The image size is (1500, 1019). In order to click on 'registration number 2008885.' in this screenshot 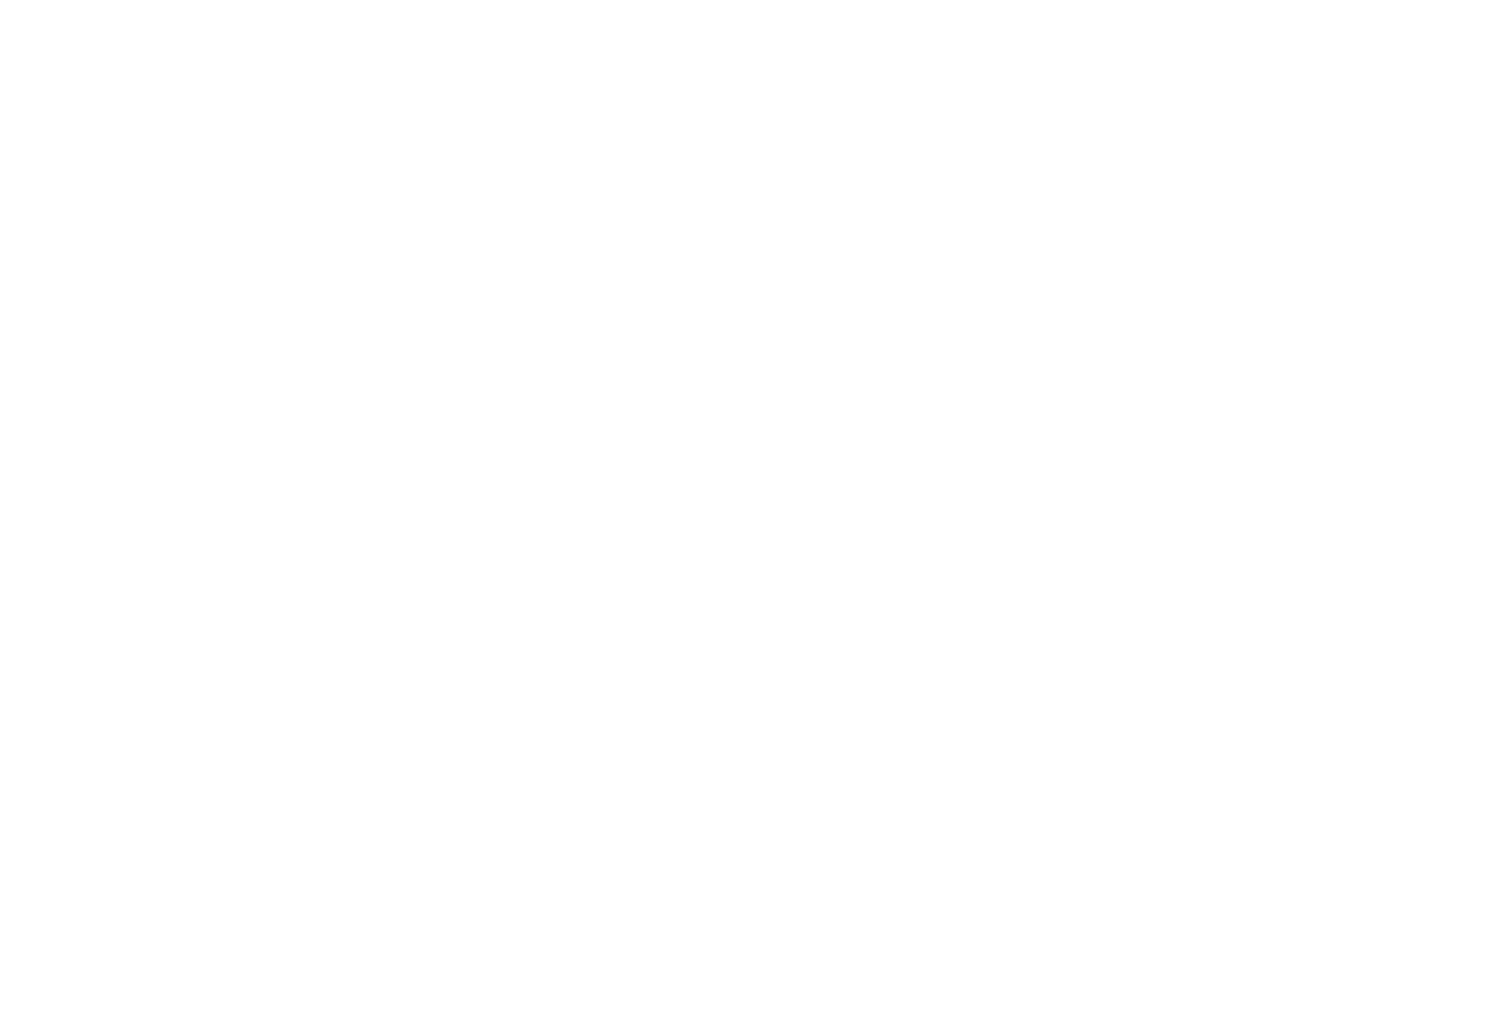, I will do `click(748, 881)`.